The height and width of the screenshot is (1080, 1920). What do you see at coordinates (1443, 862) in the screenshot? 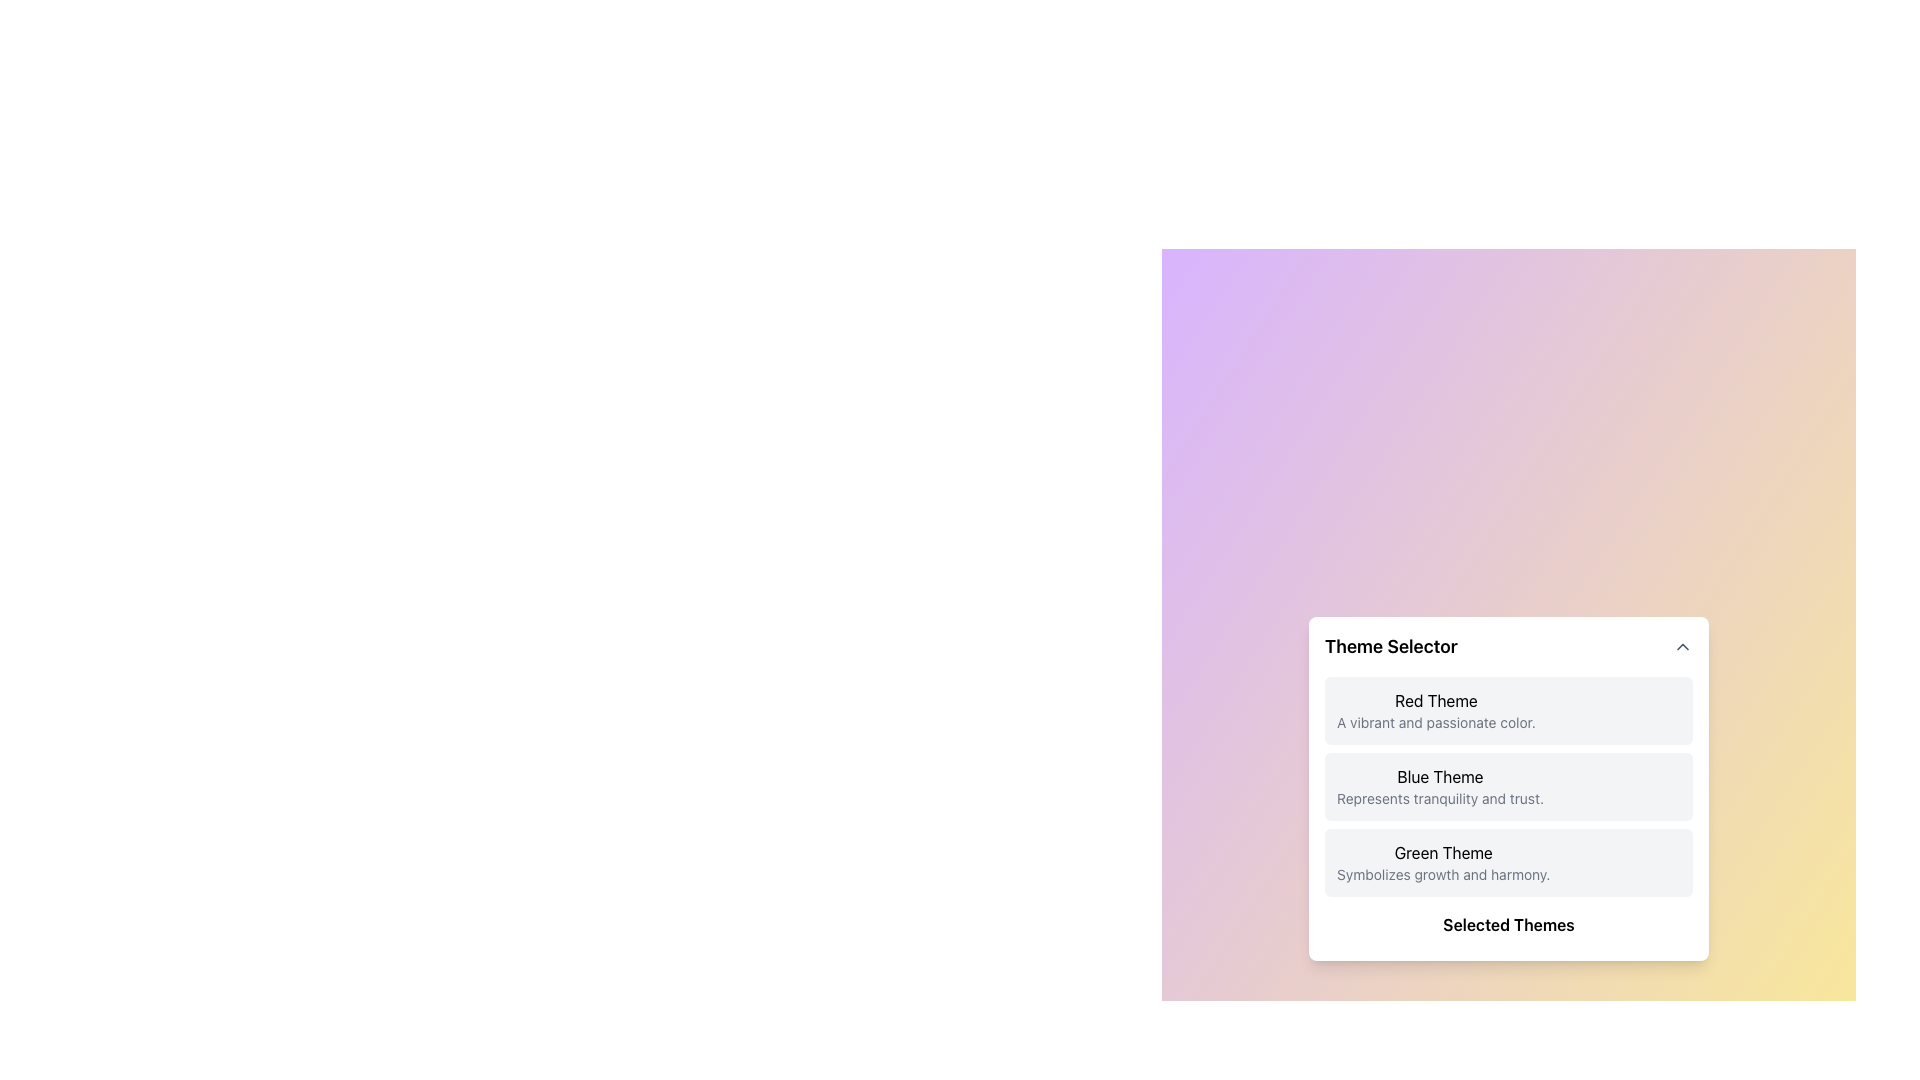
I see `informational display for the 'Green Theme' located in the Theme Selector section, which is the third entry in the vertical list of themes` at bounding box center [1443, 862].